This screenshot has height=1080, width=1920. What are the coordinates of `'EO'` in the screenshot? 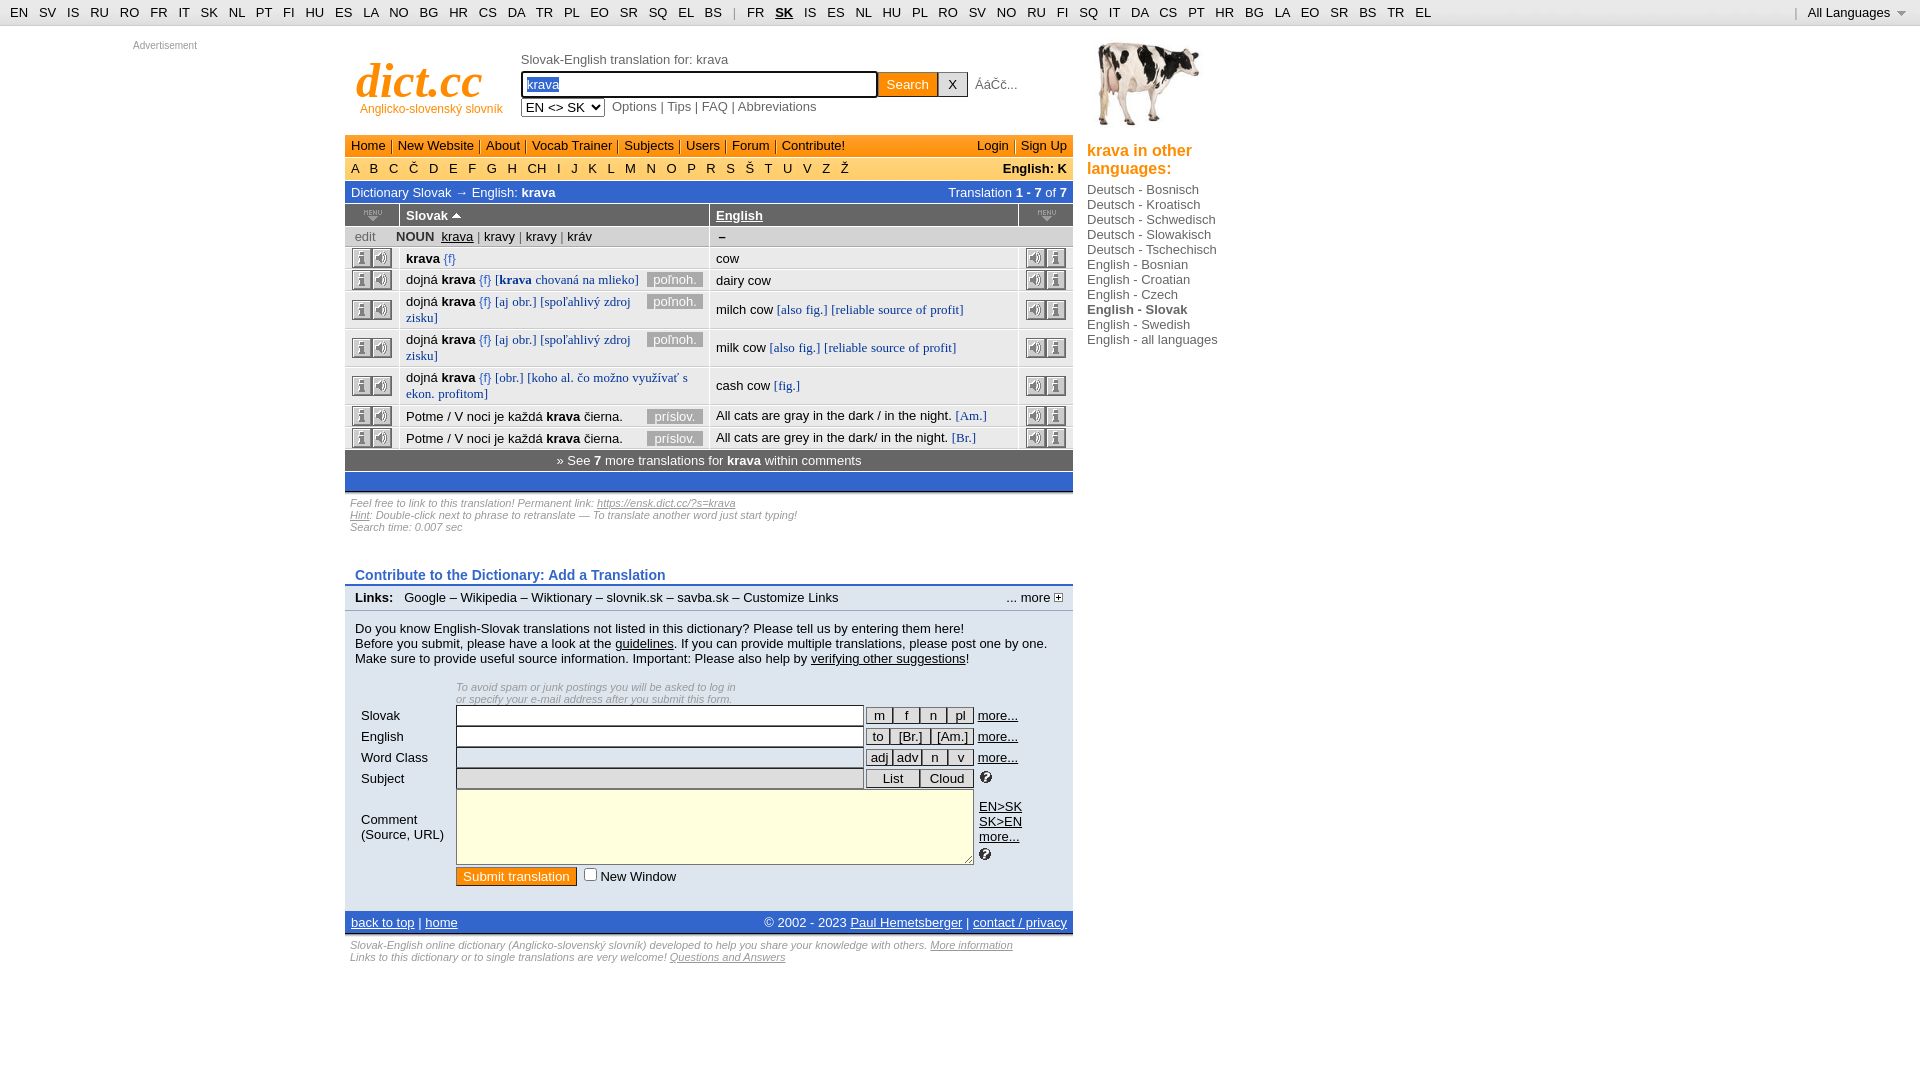 It's located at (598, 12).